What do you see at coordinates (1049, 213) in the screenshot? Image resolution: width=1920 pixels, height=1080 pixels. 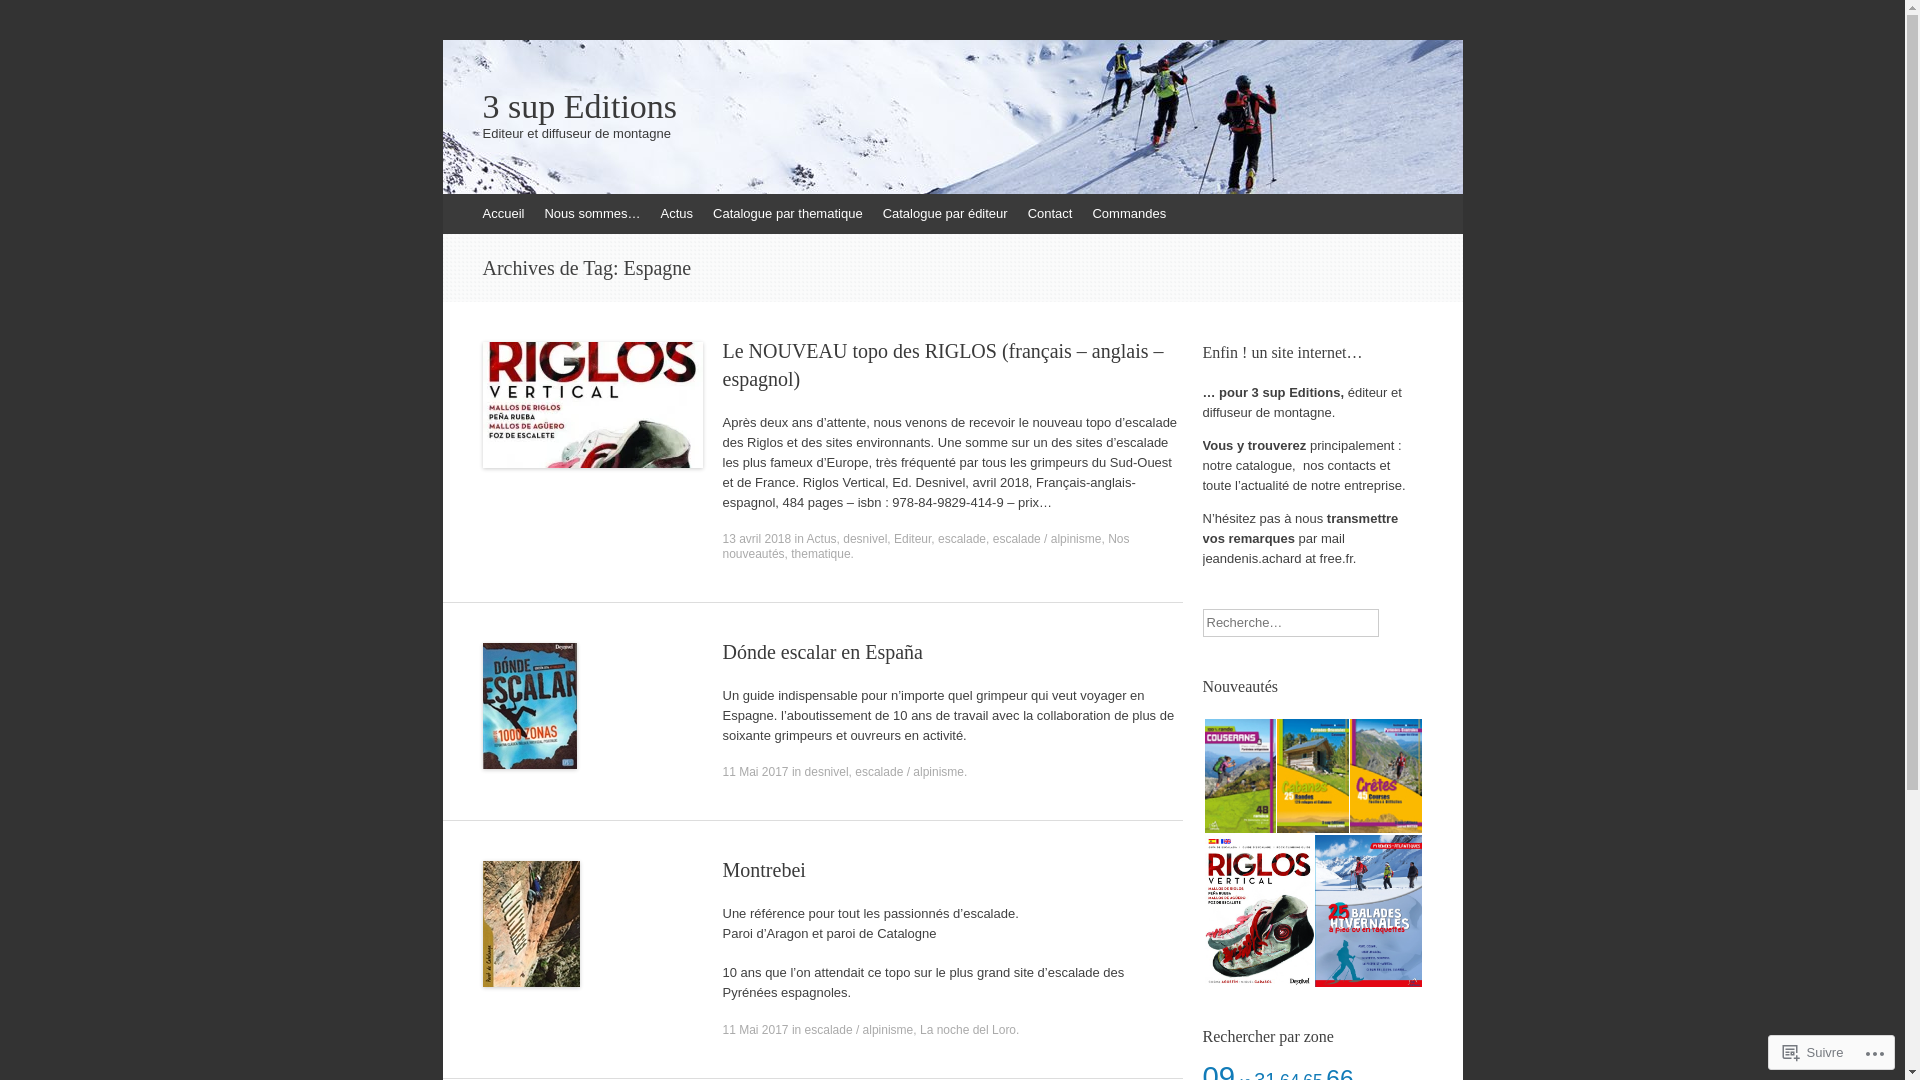 I see `'Contact'` at bounding box center [1049, 213].